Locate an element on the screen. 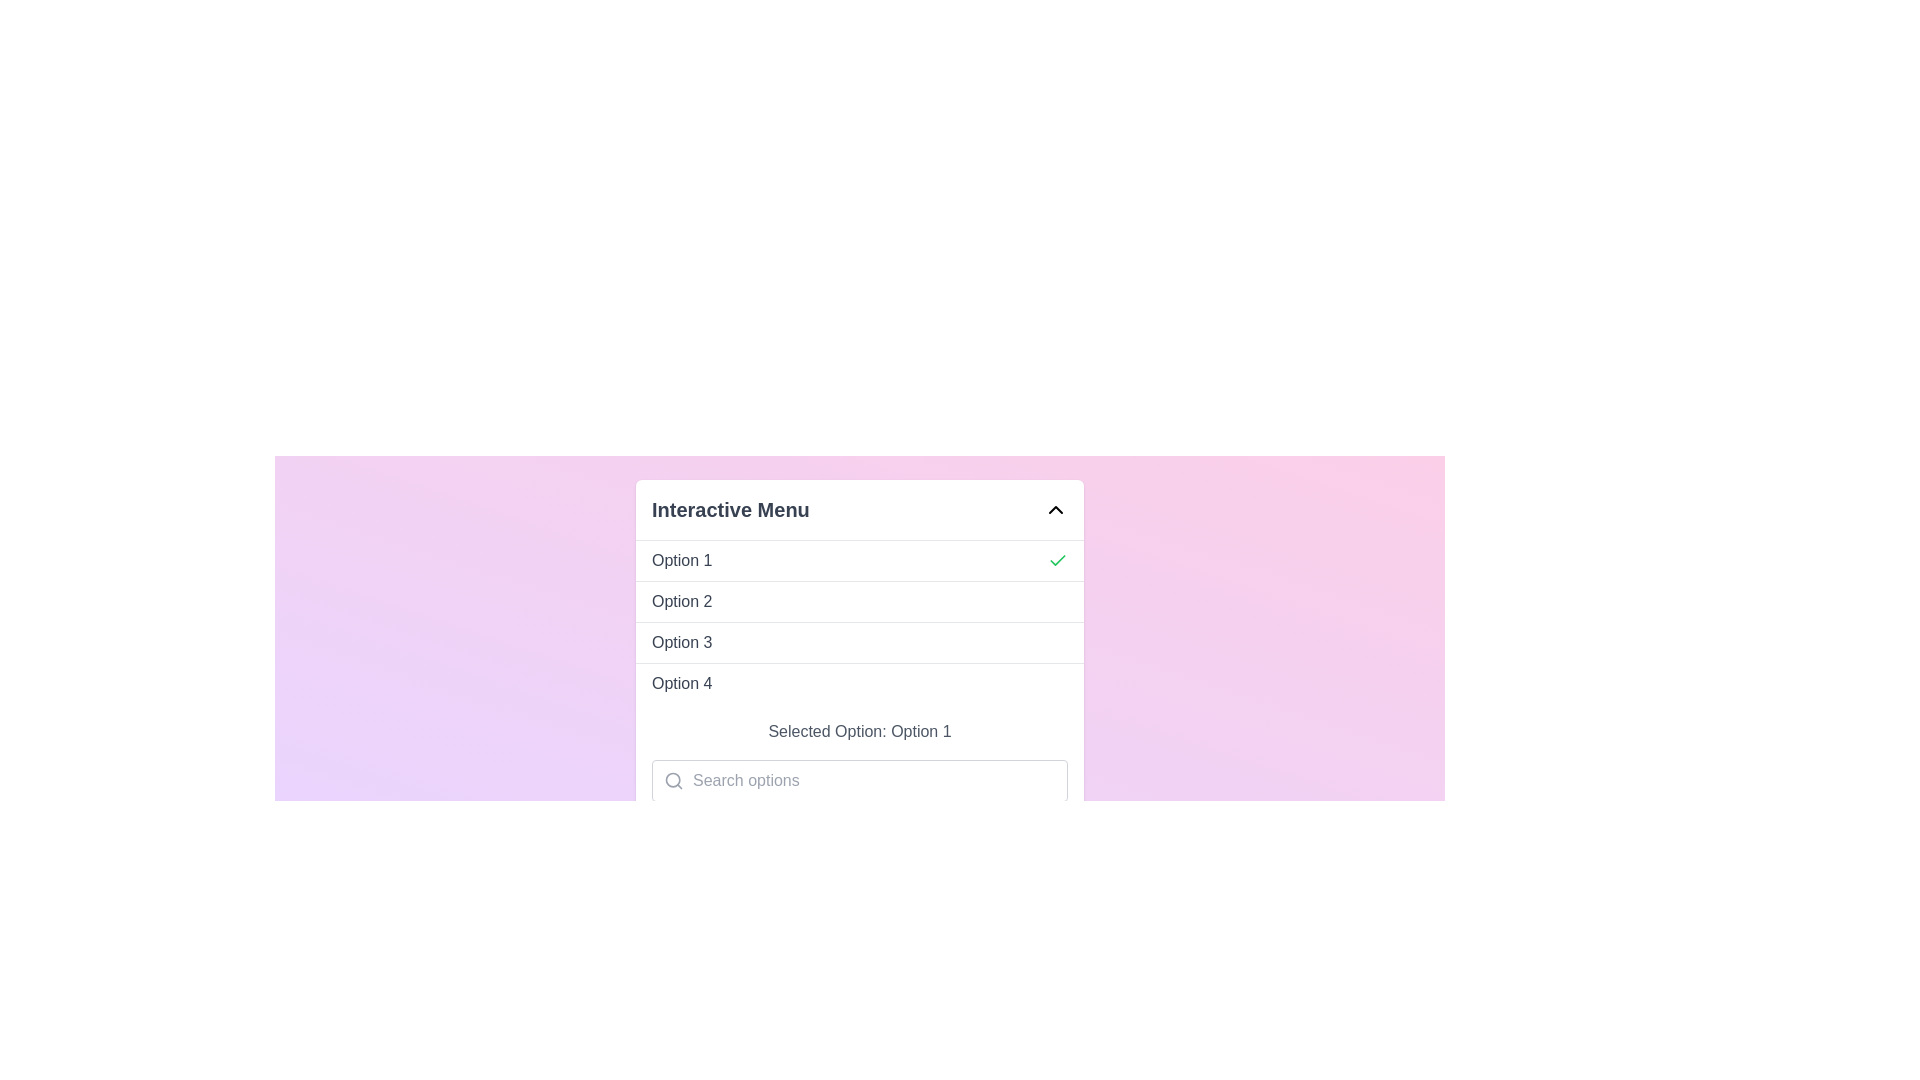  the first selectable option text label in the 'Interactive Menu' dropdown is located at coordinates (681, 560).